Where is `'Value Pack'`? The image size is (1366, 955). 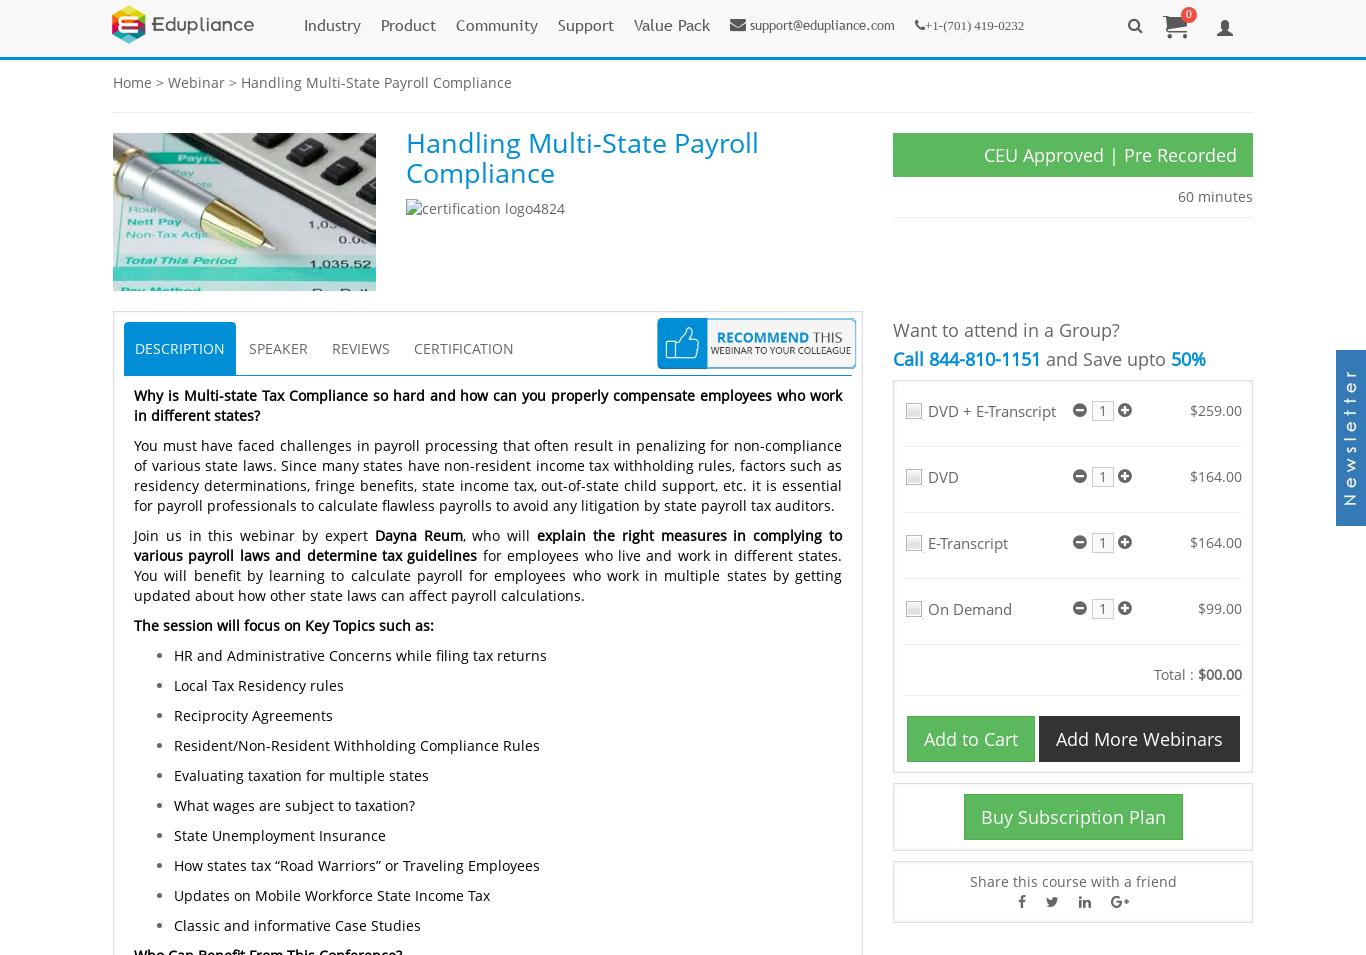
'Value Pack' is located at coordinates (670, 24).